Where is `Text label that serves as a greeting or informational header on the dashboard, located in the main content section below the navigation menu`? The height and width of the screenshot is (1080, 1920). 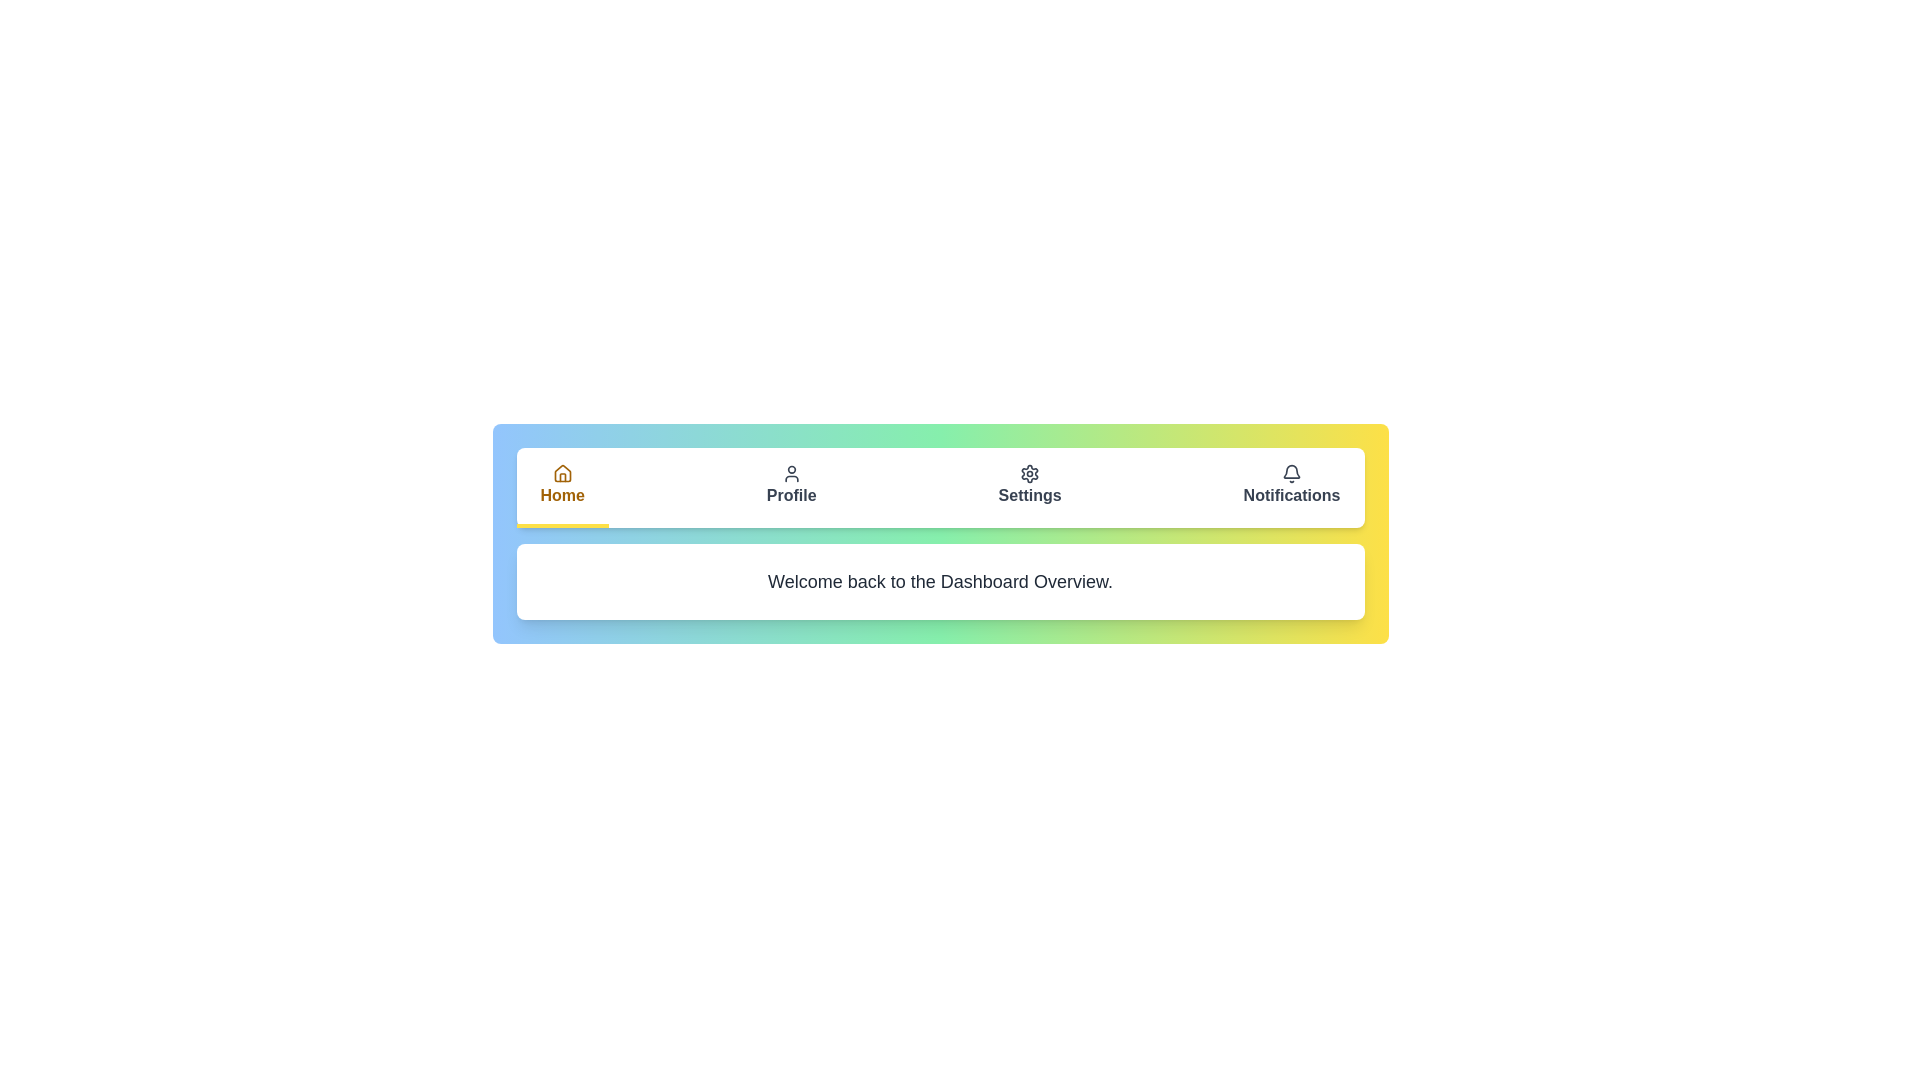 Text label that serves as a greeting or informational header on the dashboard, located in the main content section below the navigation menu is located at coordinates (939, 582).